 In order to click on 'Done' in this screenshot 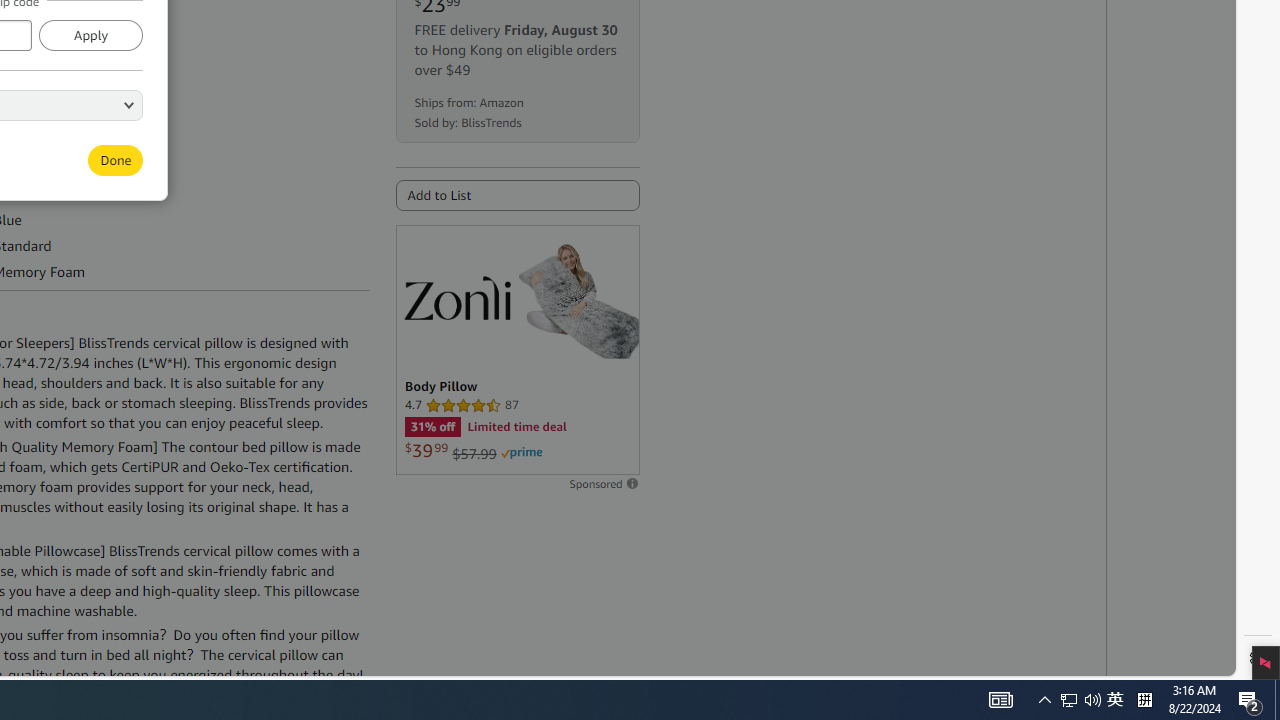, I will do `click(114, 158)`.